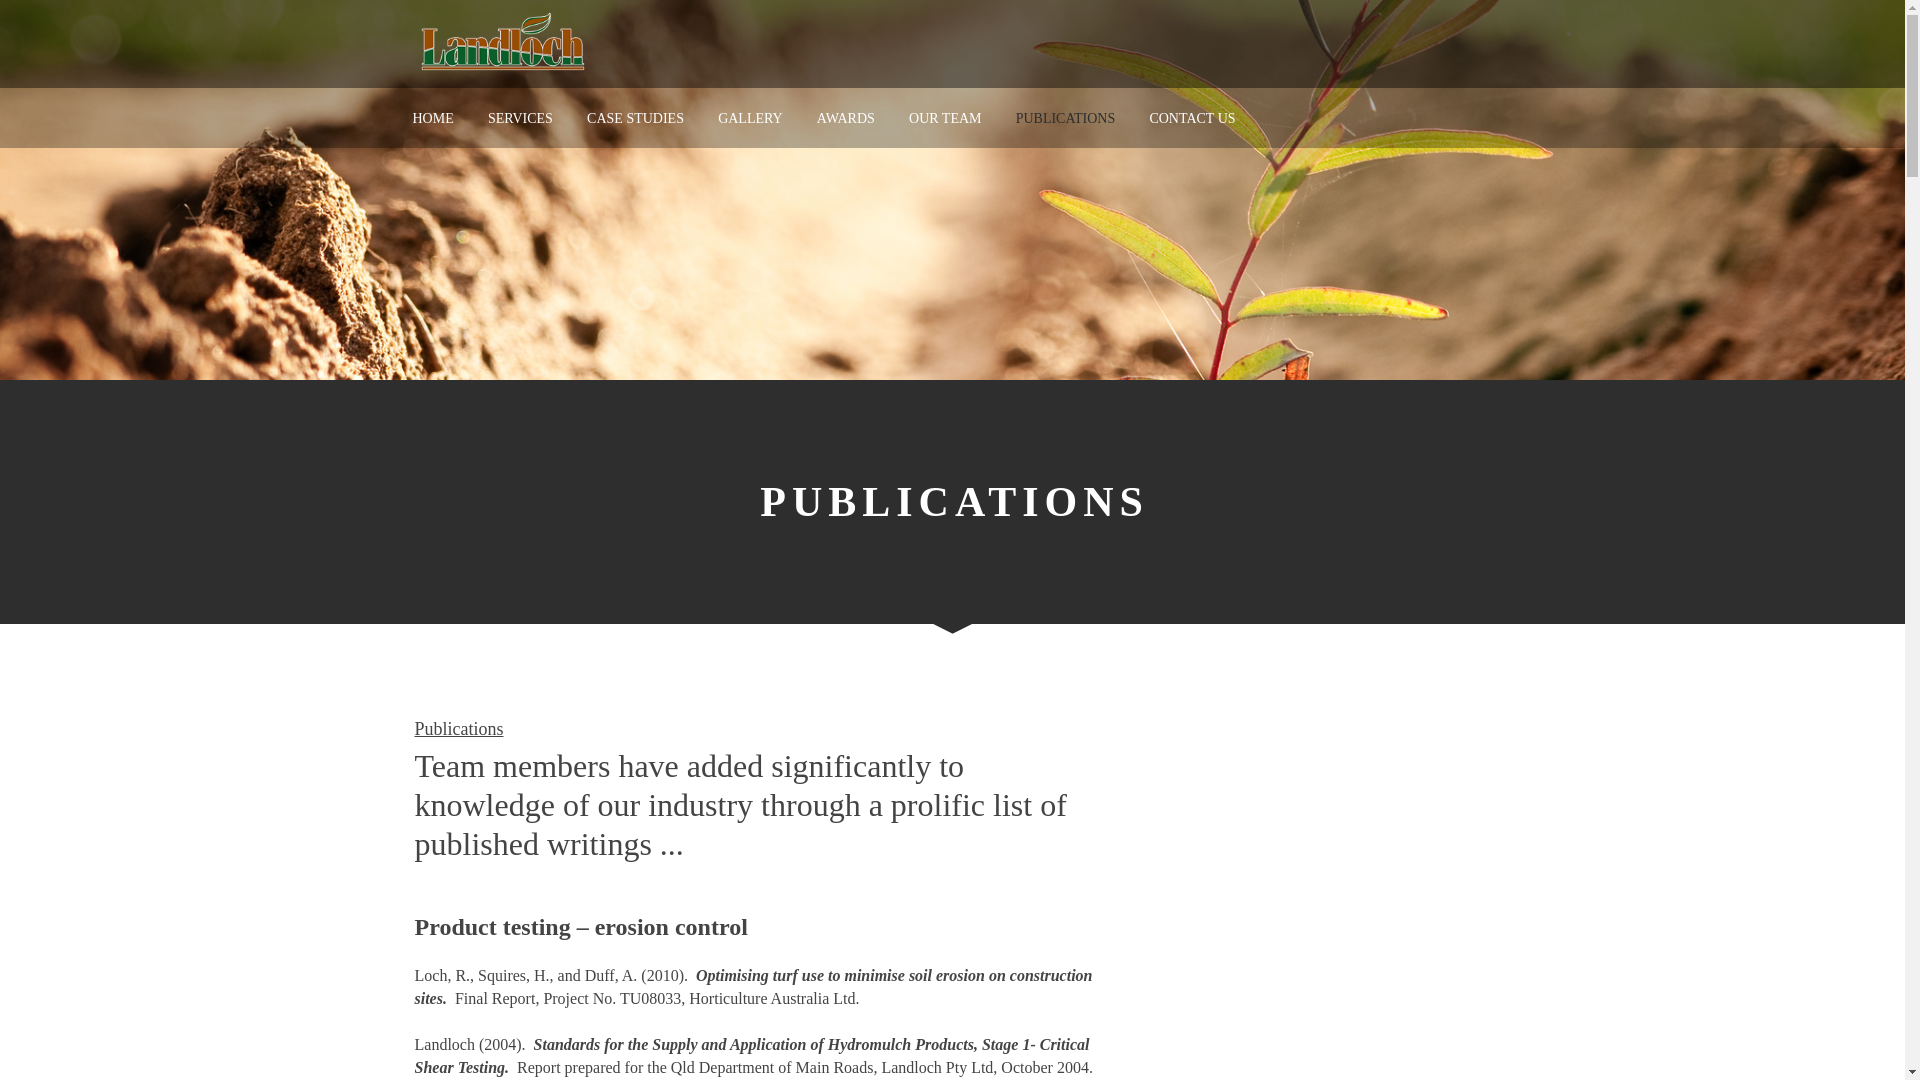 The image size is (1920, 1080). Describe the element at coordinates (1016, 118) in the screenshot. I see `'PUBLICATIONS'` at that location.